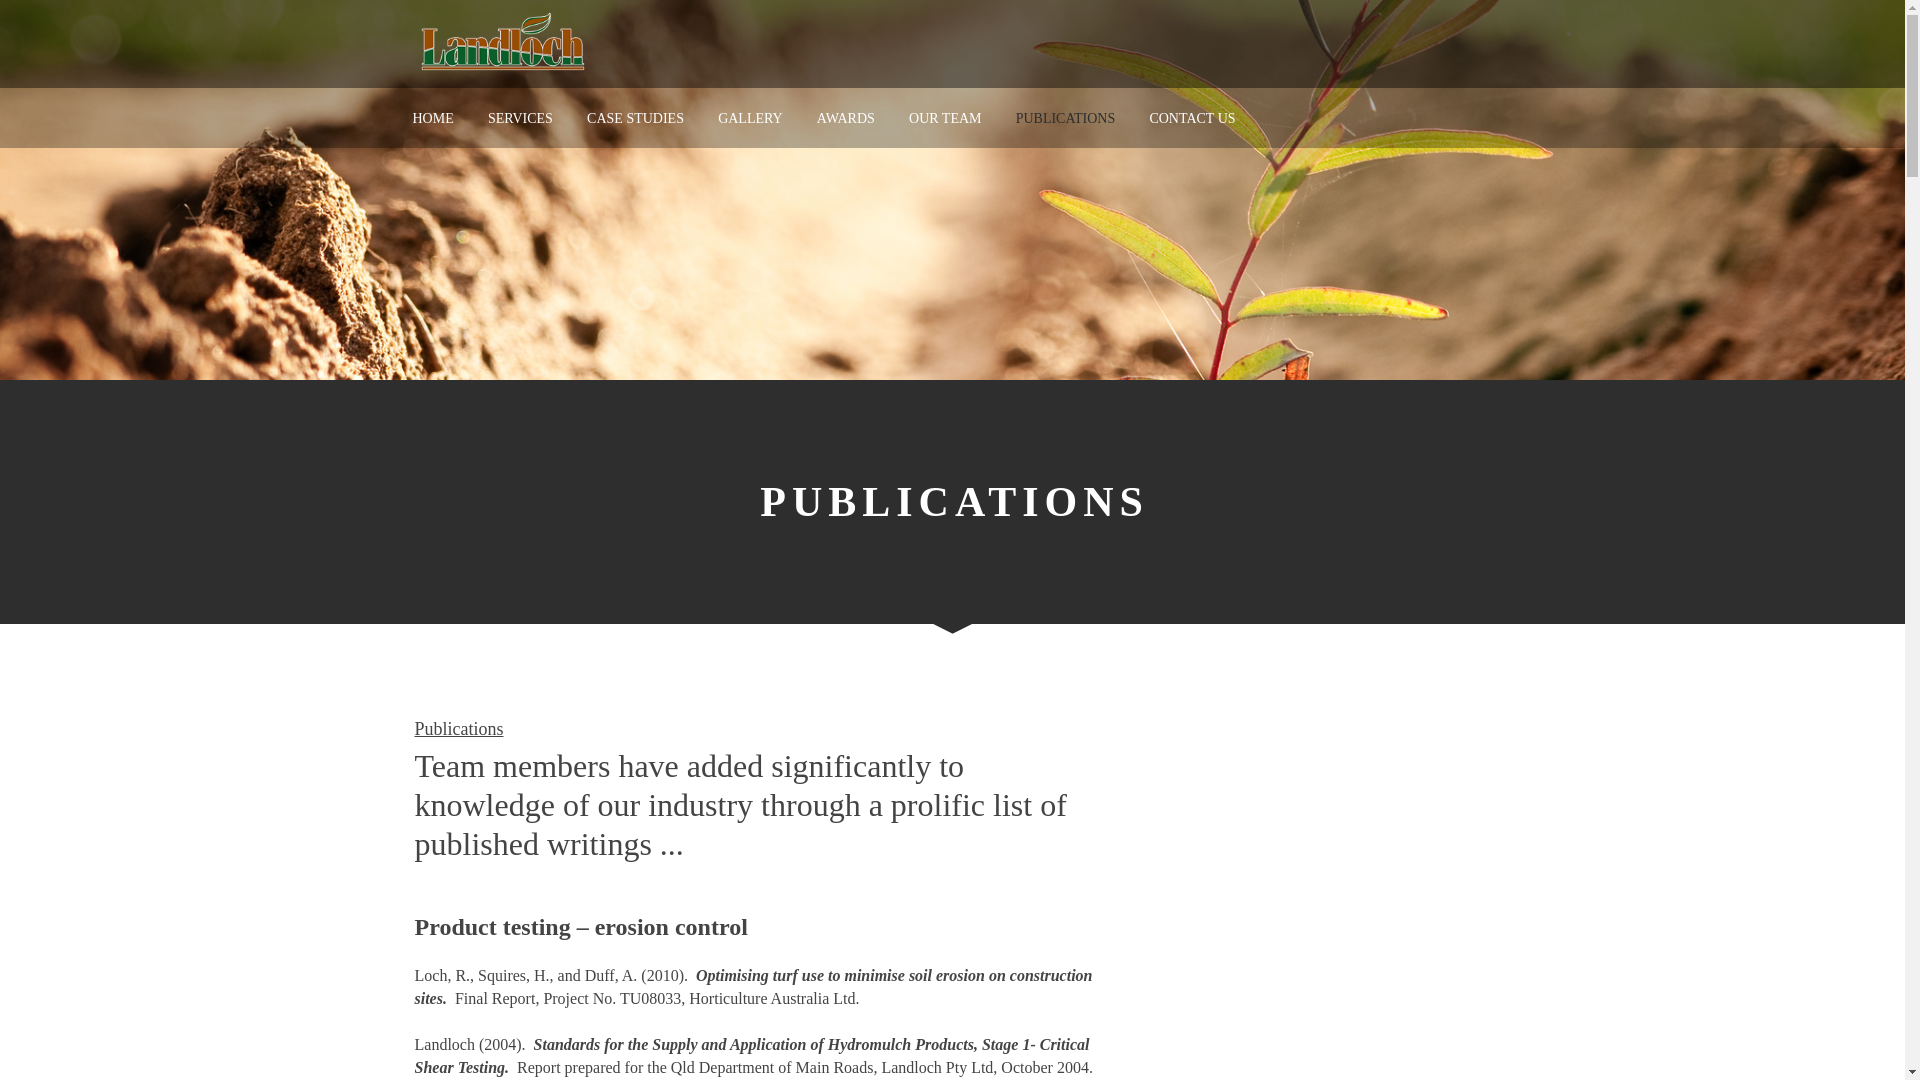 The image size is (1920, 1080). Describe the element at coordinates (1016, 118) in the screenshot. I see `'PUBLICATIONS'` at that location.